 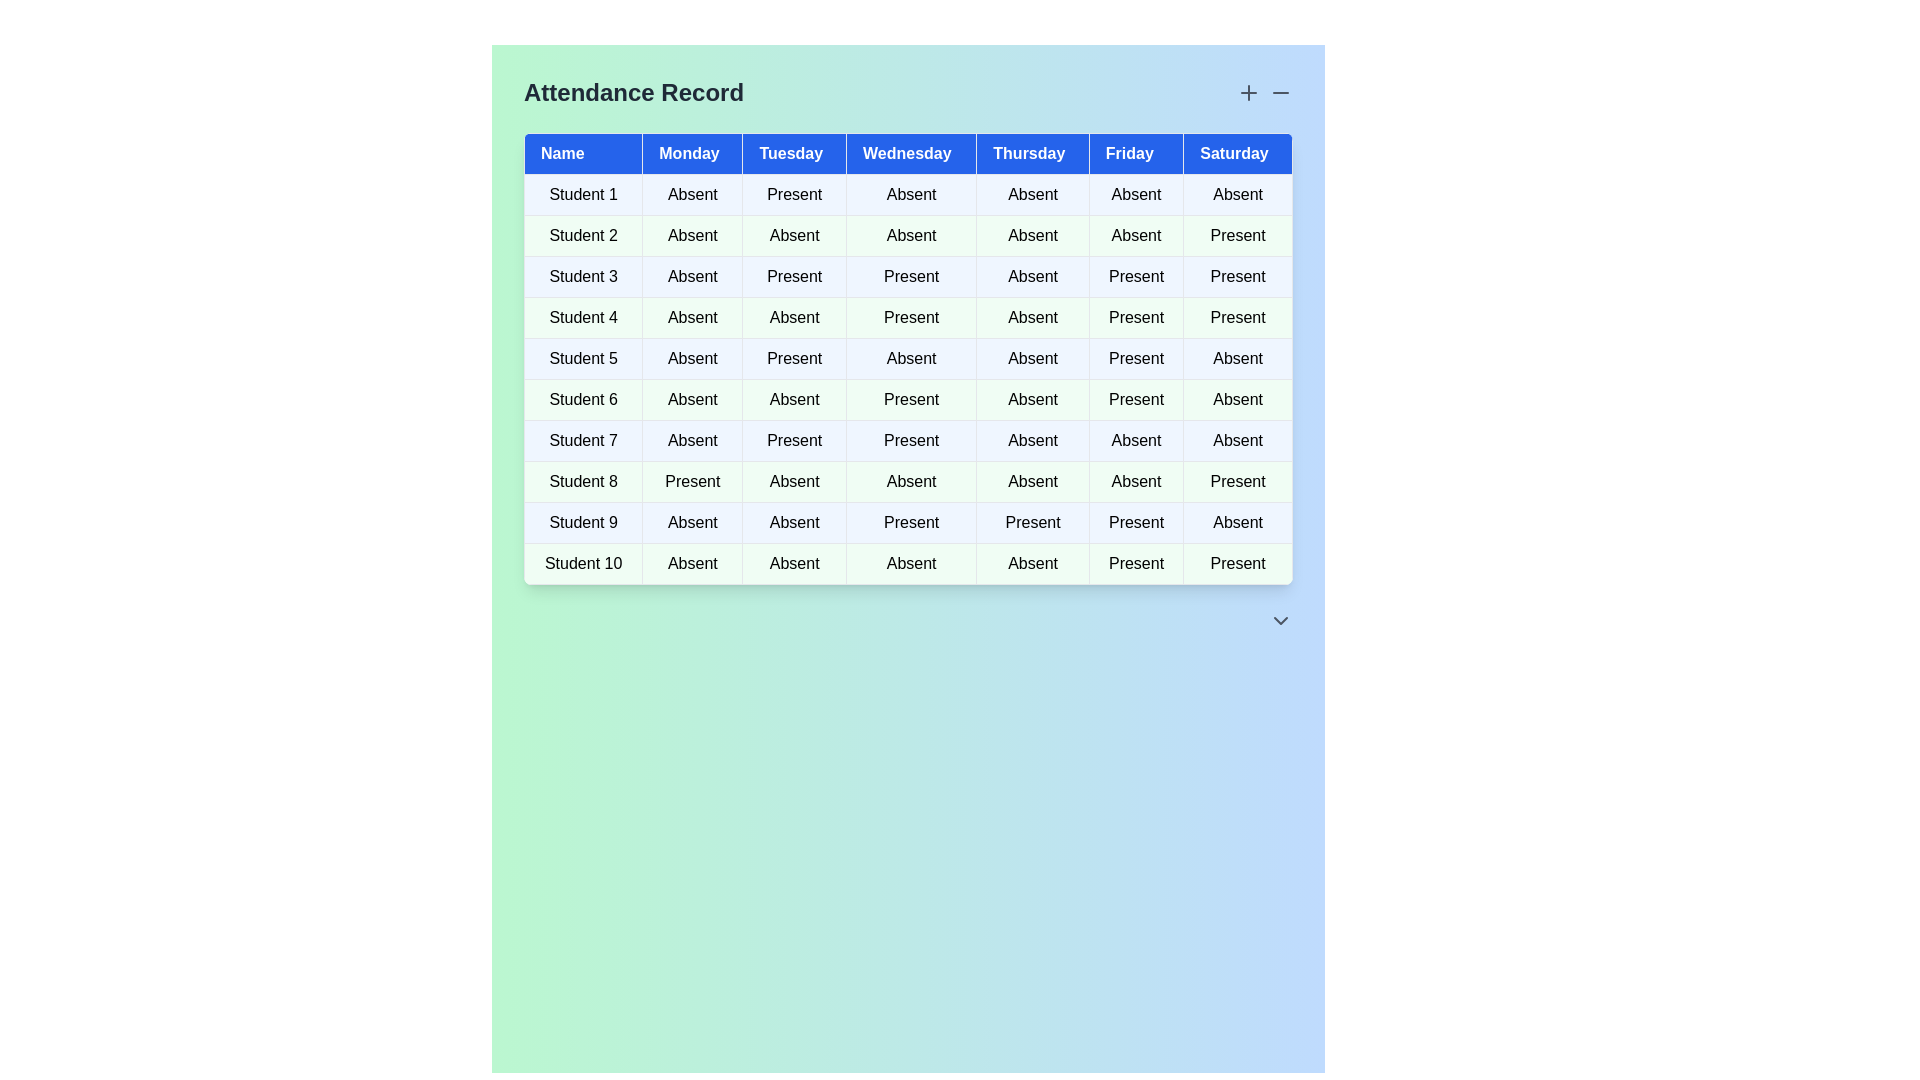 What do you see at coordinates (1247, 92) in the screenshot?
I see `the 'Plus' icon to add a new record` at bounding box center [1247, 92].